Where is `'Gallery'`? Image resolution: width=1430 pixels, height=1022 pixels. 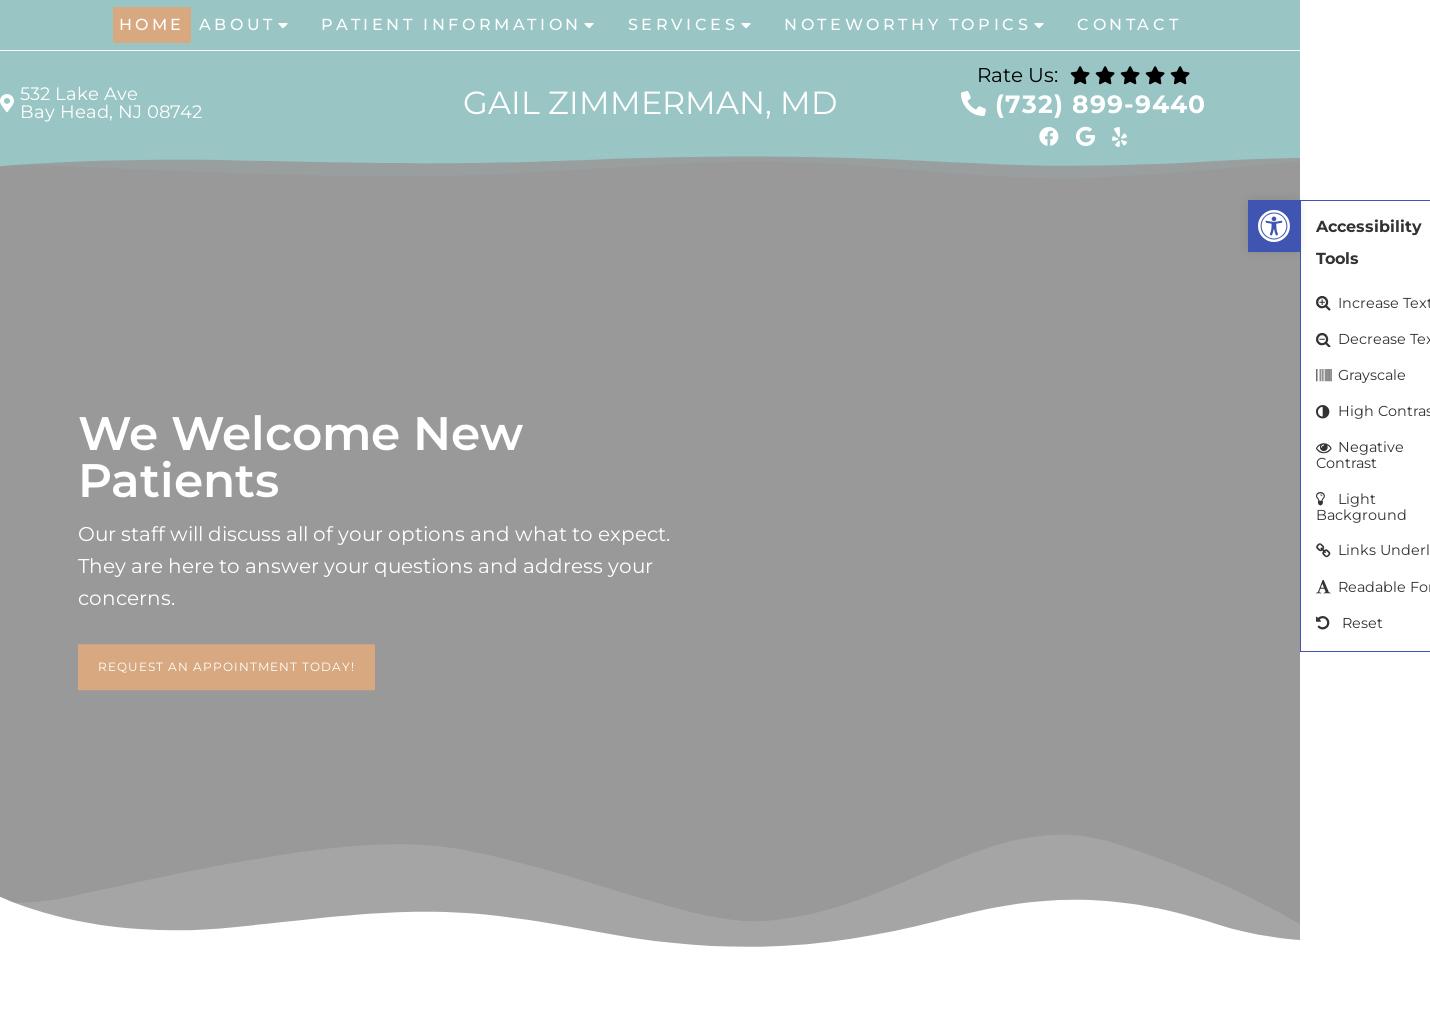
'Gallery' is located at coordinates (249, 172).